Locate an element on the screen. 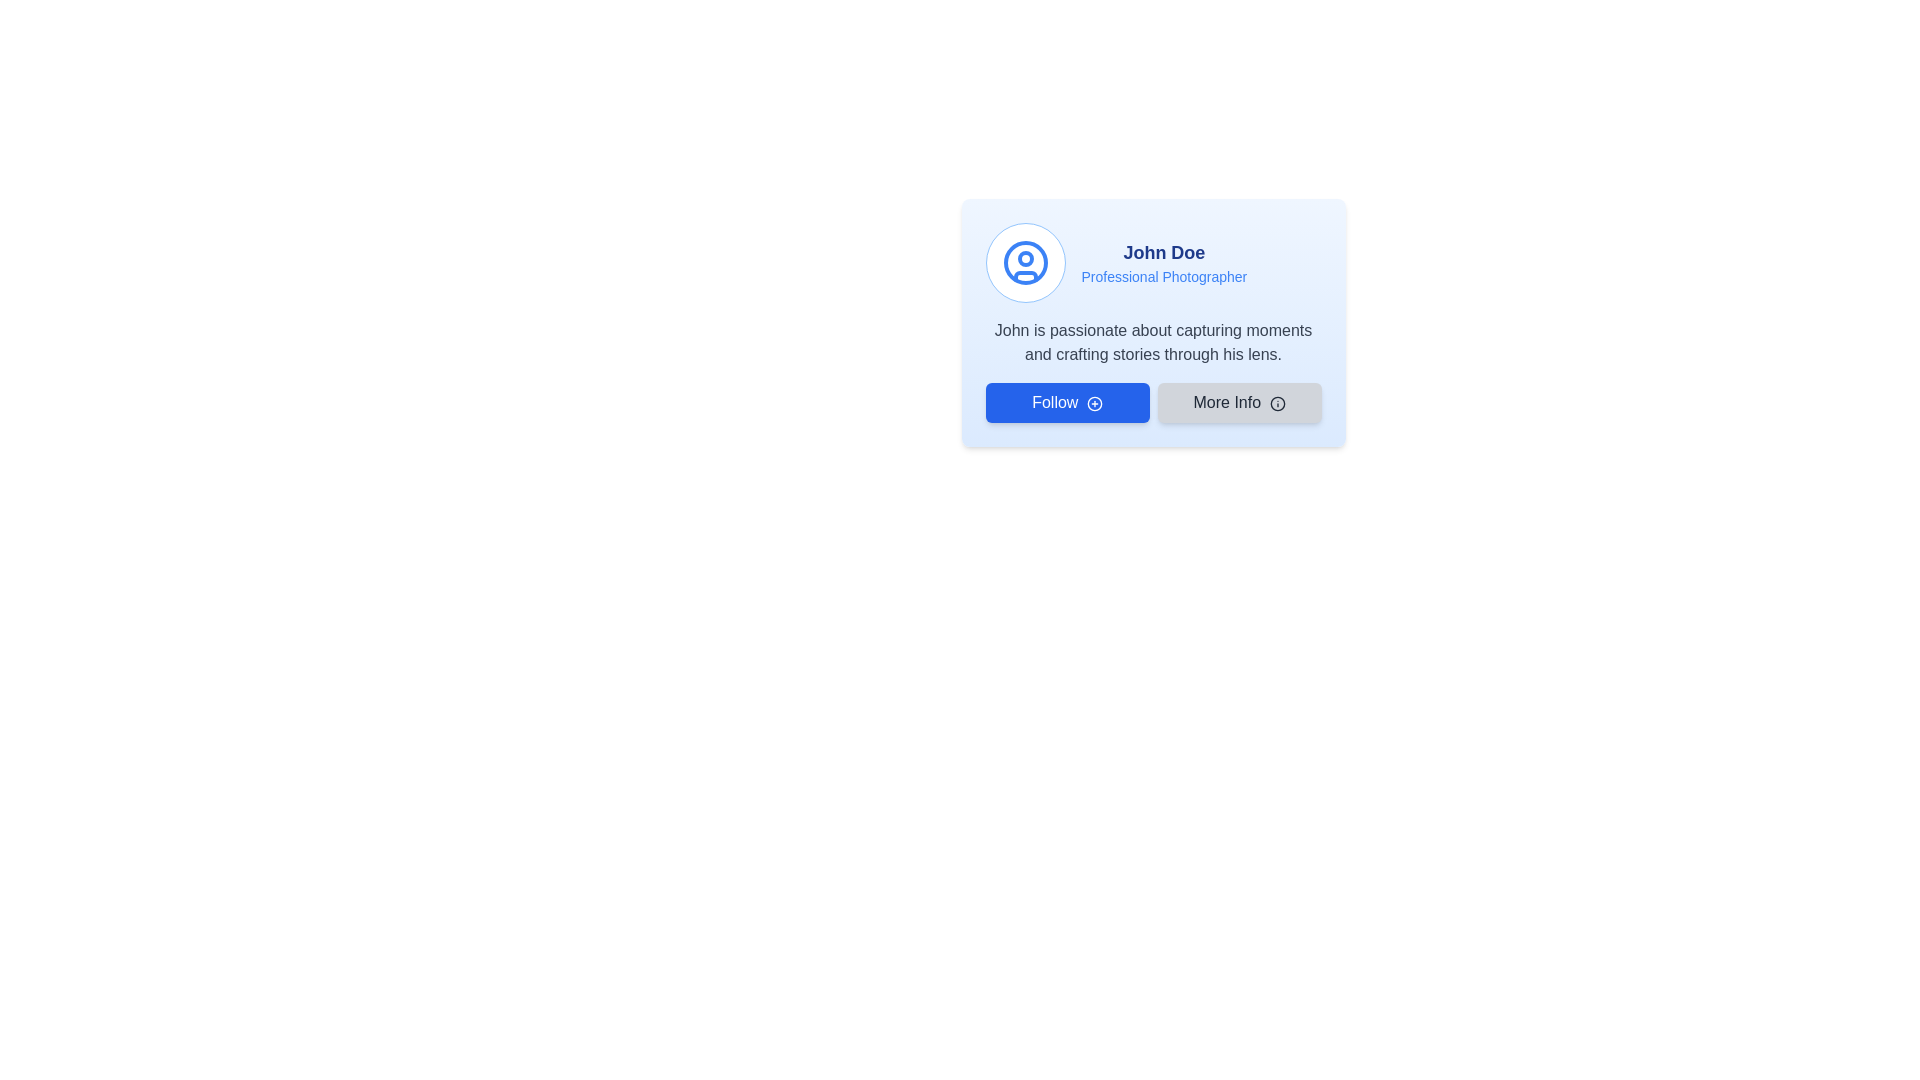 Image resolution: width=1920 pixels, height=1080 pixels. the SVG Circle Element located adjacent to the 'More Info' button in the bottom-right area of the user card for visual feedback is located at coordinates (1276, 403).